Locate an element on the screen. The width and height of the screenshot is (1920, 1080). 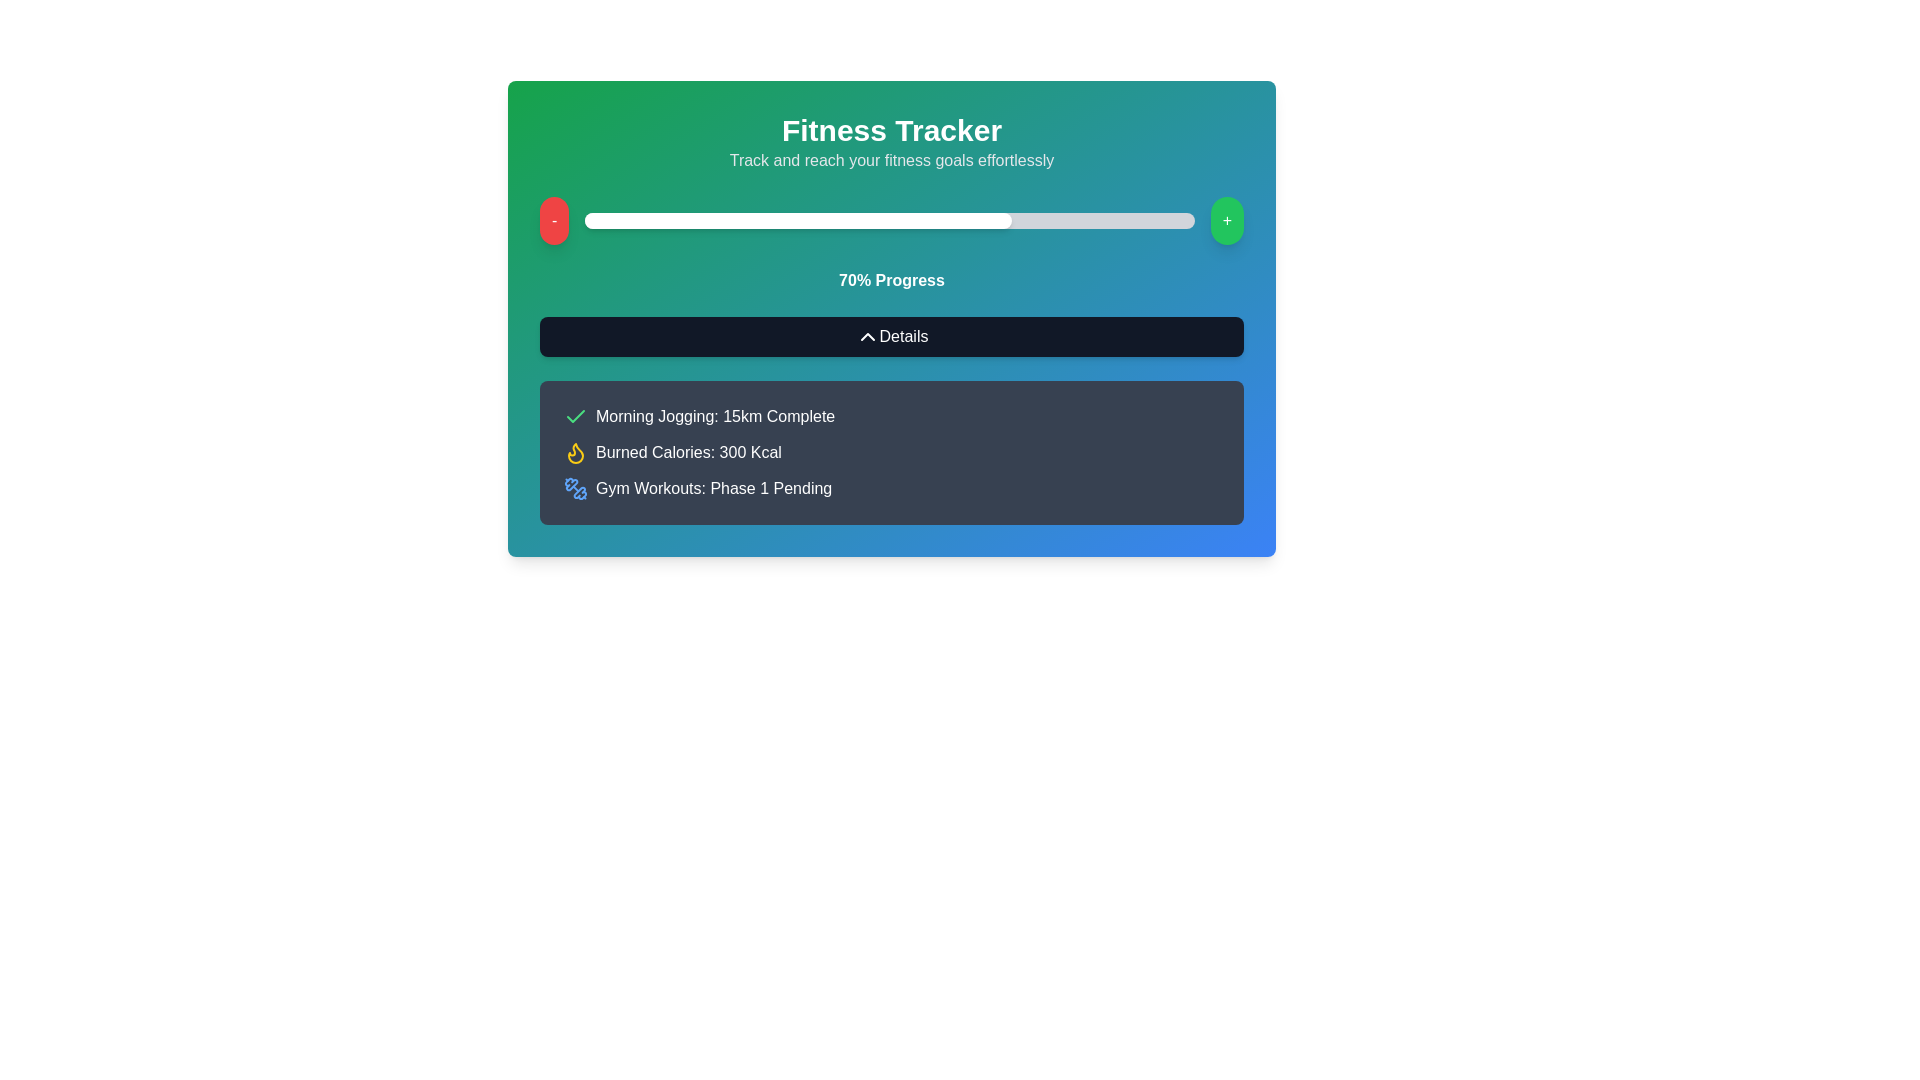
information displayed in the list of texts with accompanying icons, which details user’s fitness activities including completed and pending activities, calories burned, and exercise phases is located at coordinates (891, 452).